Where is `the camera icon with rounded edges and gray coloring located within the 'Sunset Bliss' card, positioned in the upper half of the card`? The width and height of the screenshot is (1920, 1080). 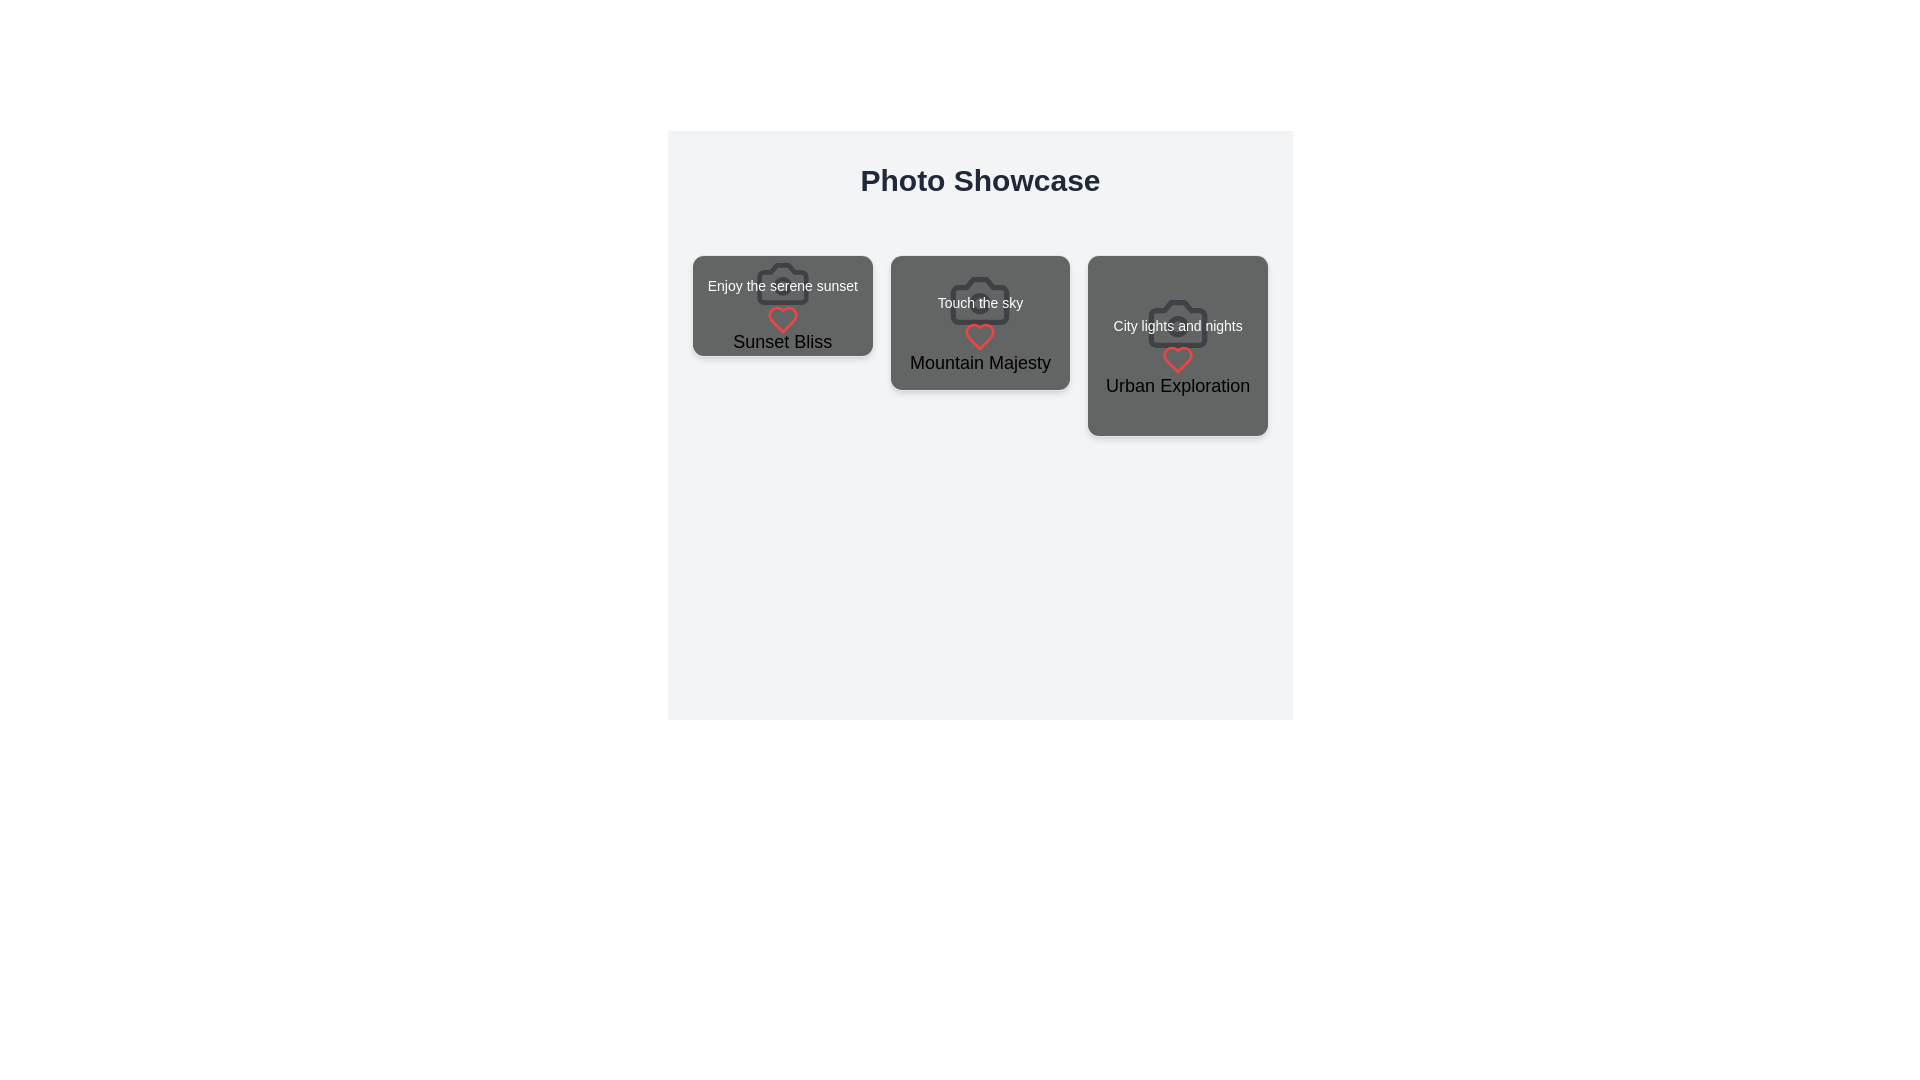 the camera icon with rounded edges and gray coloring located within the 'Sunset Bliss' card, positioned in the upper half of the card is located at coordinates (781, 284).